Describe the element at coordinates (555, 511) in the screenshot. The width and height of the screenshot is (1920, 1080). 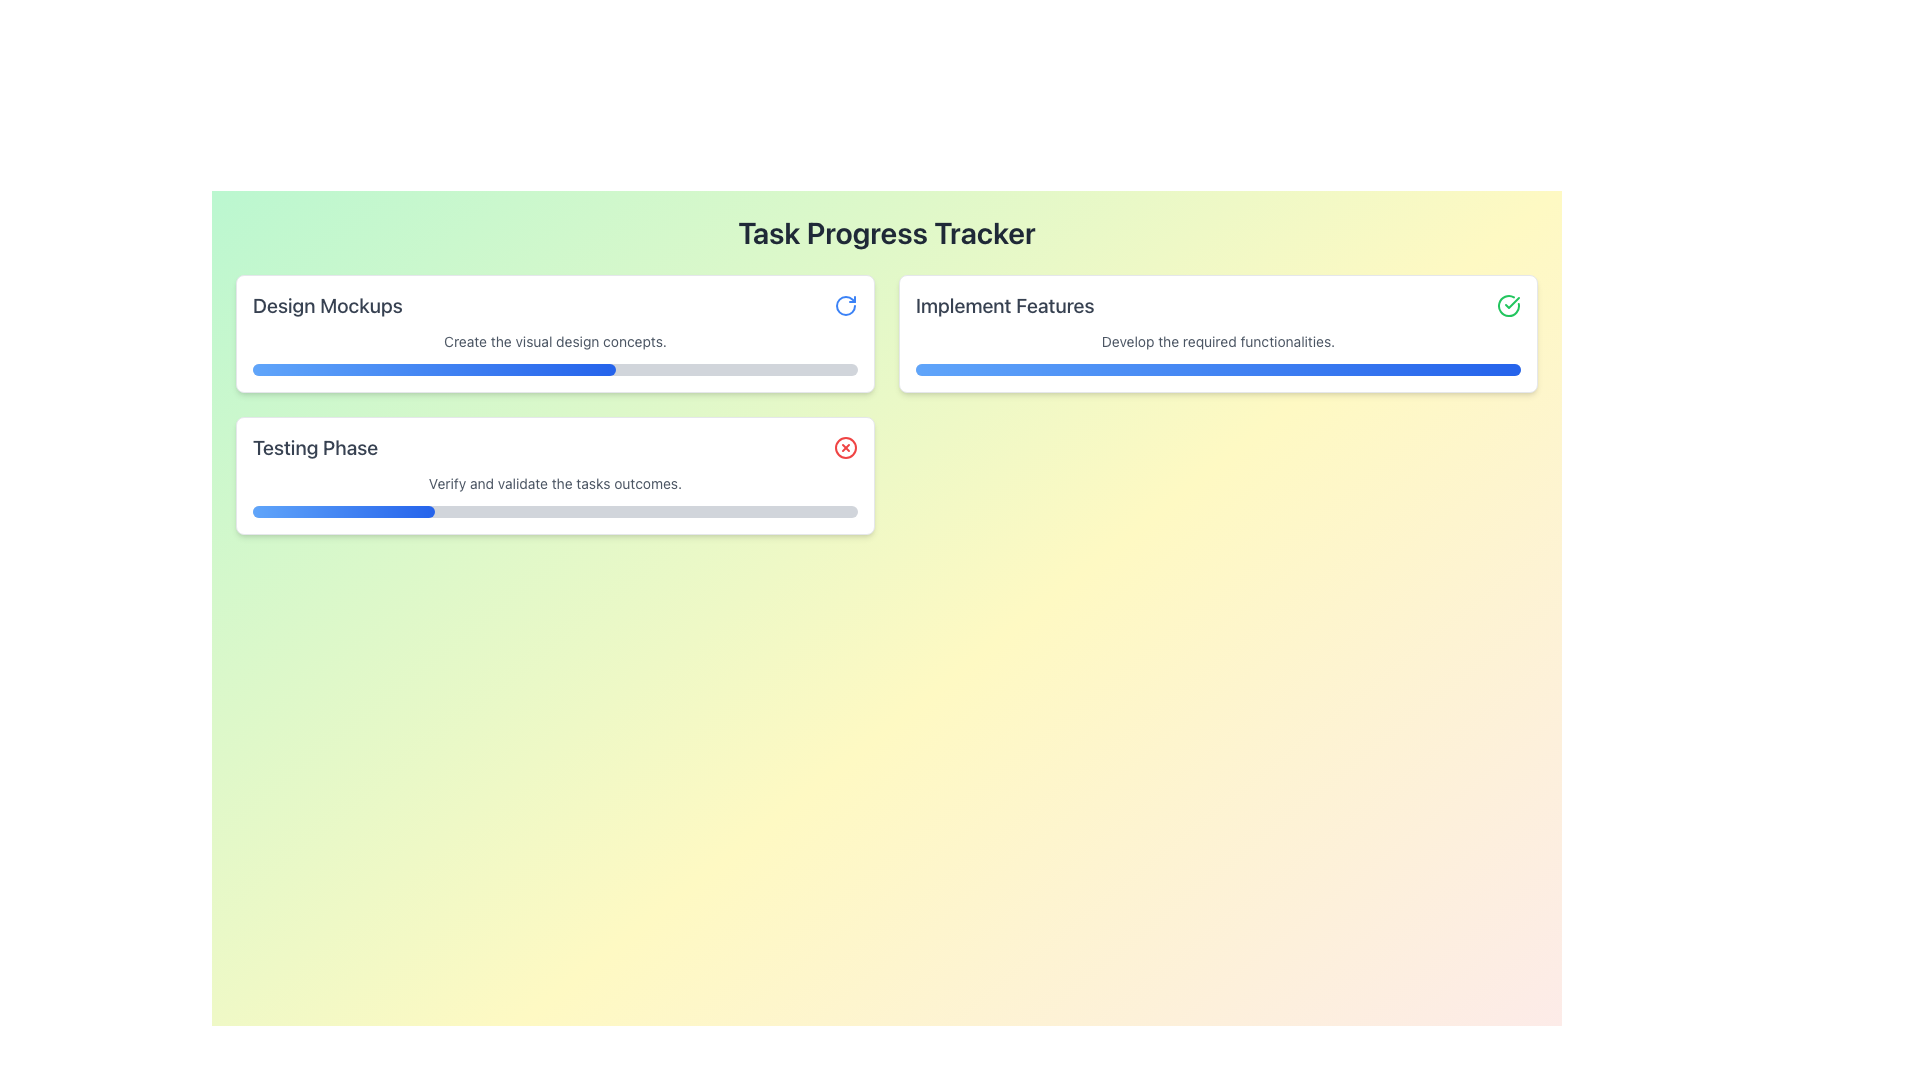
I see `the progress status of the progress bar located within the 'Testing Phase' card, beneath the text 'Verify and validate the tasks outcomes.'` at that location.